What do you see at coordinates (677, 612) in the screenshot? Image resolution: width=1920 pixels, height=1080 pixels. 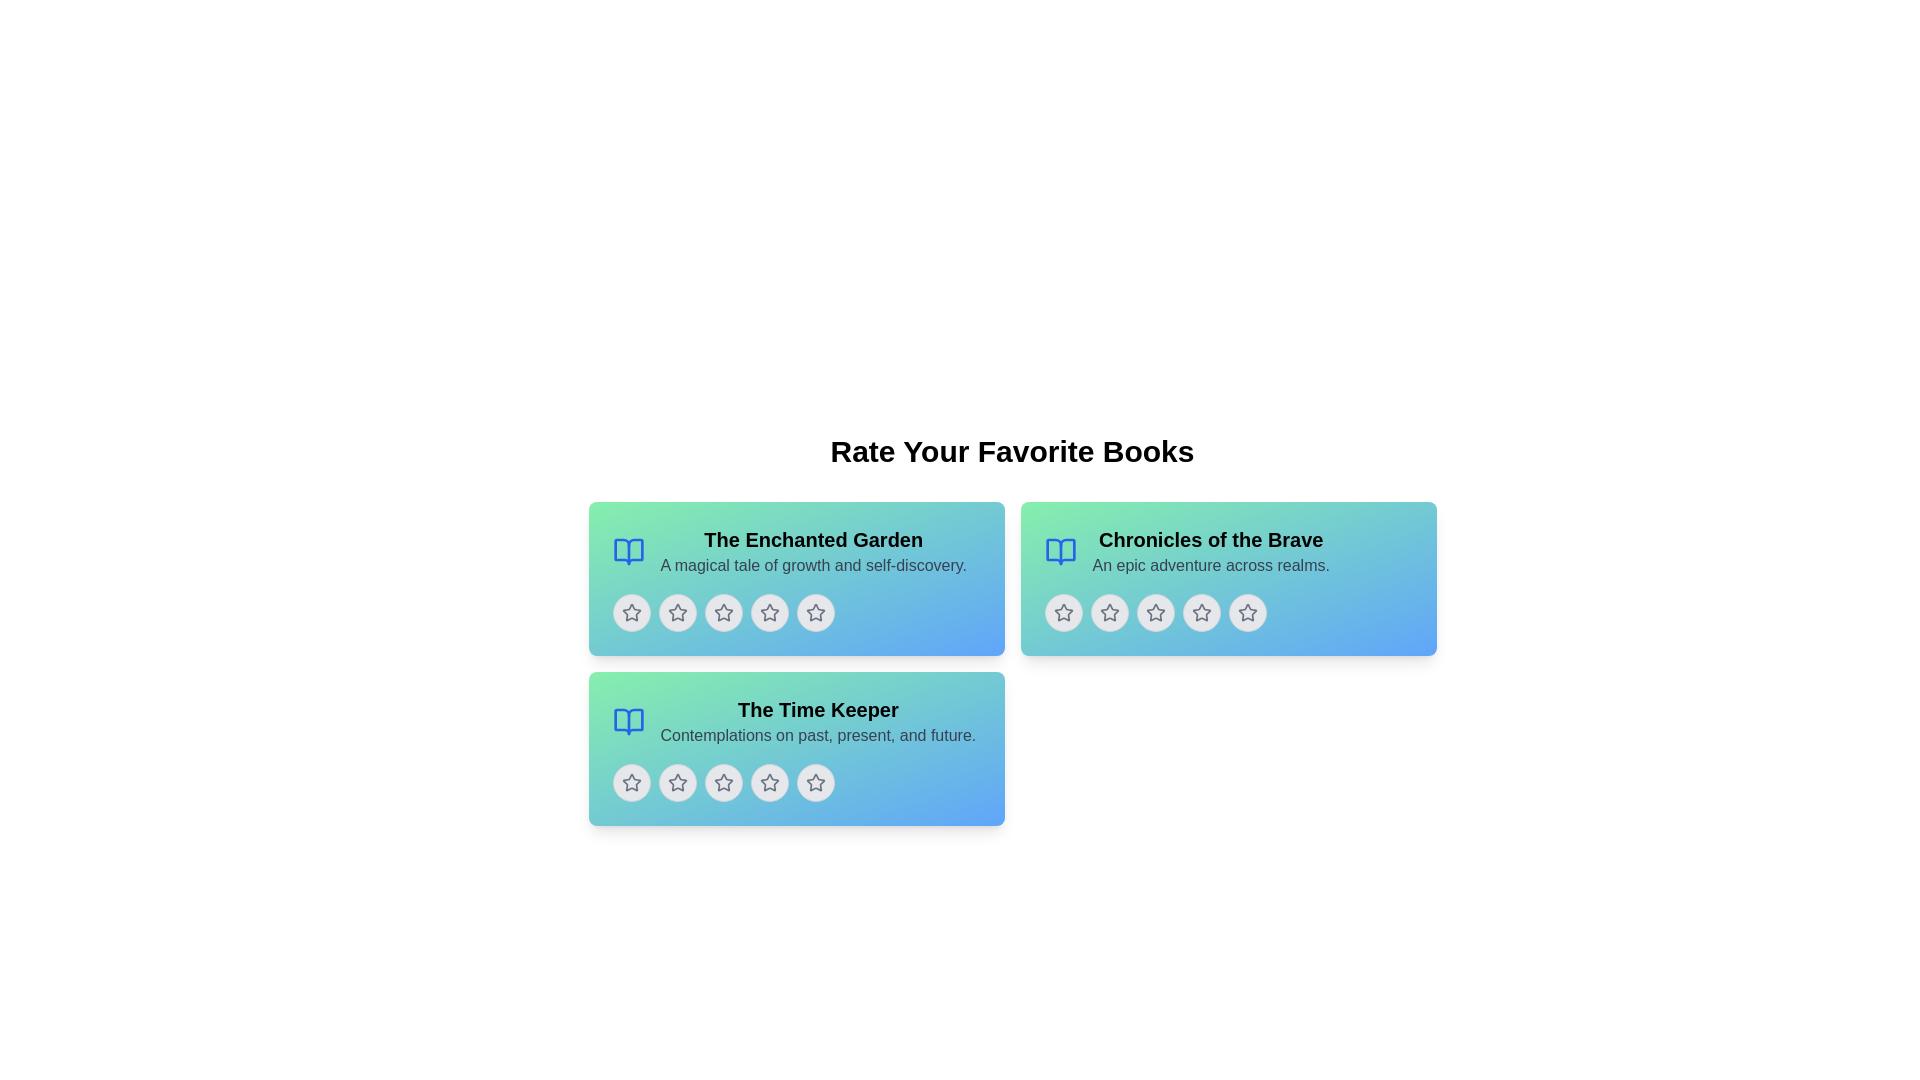 I see `the second interactive rating star icon with a gray outline in the rating row of the card labeled 'The Enchanted Garden'` at bounding box center [677, 612].